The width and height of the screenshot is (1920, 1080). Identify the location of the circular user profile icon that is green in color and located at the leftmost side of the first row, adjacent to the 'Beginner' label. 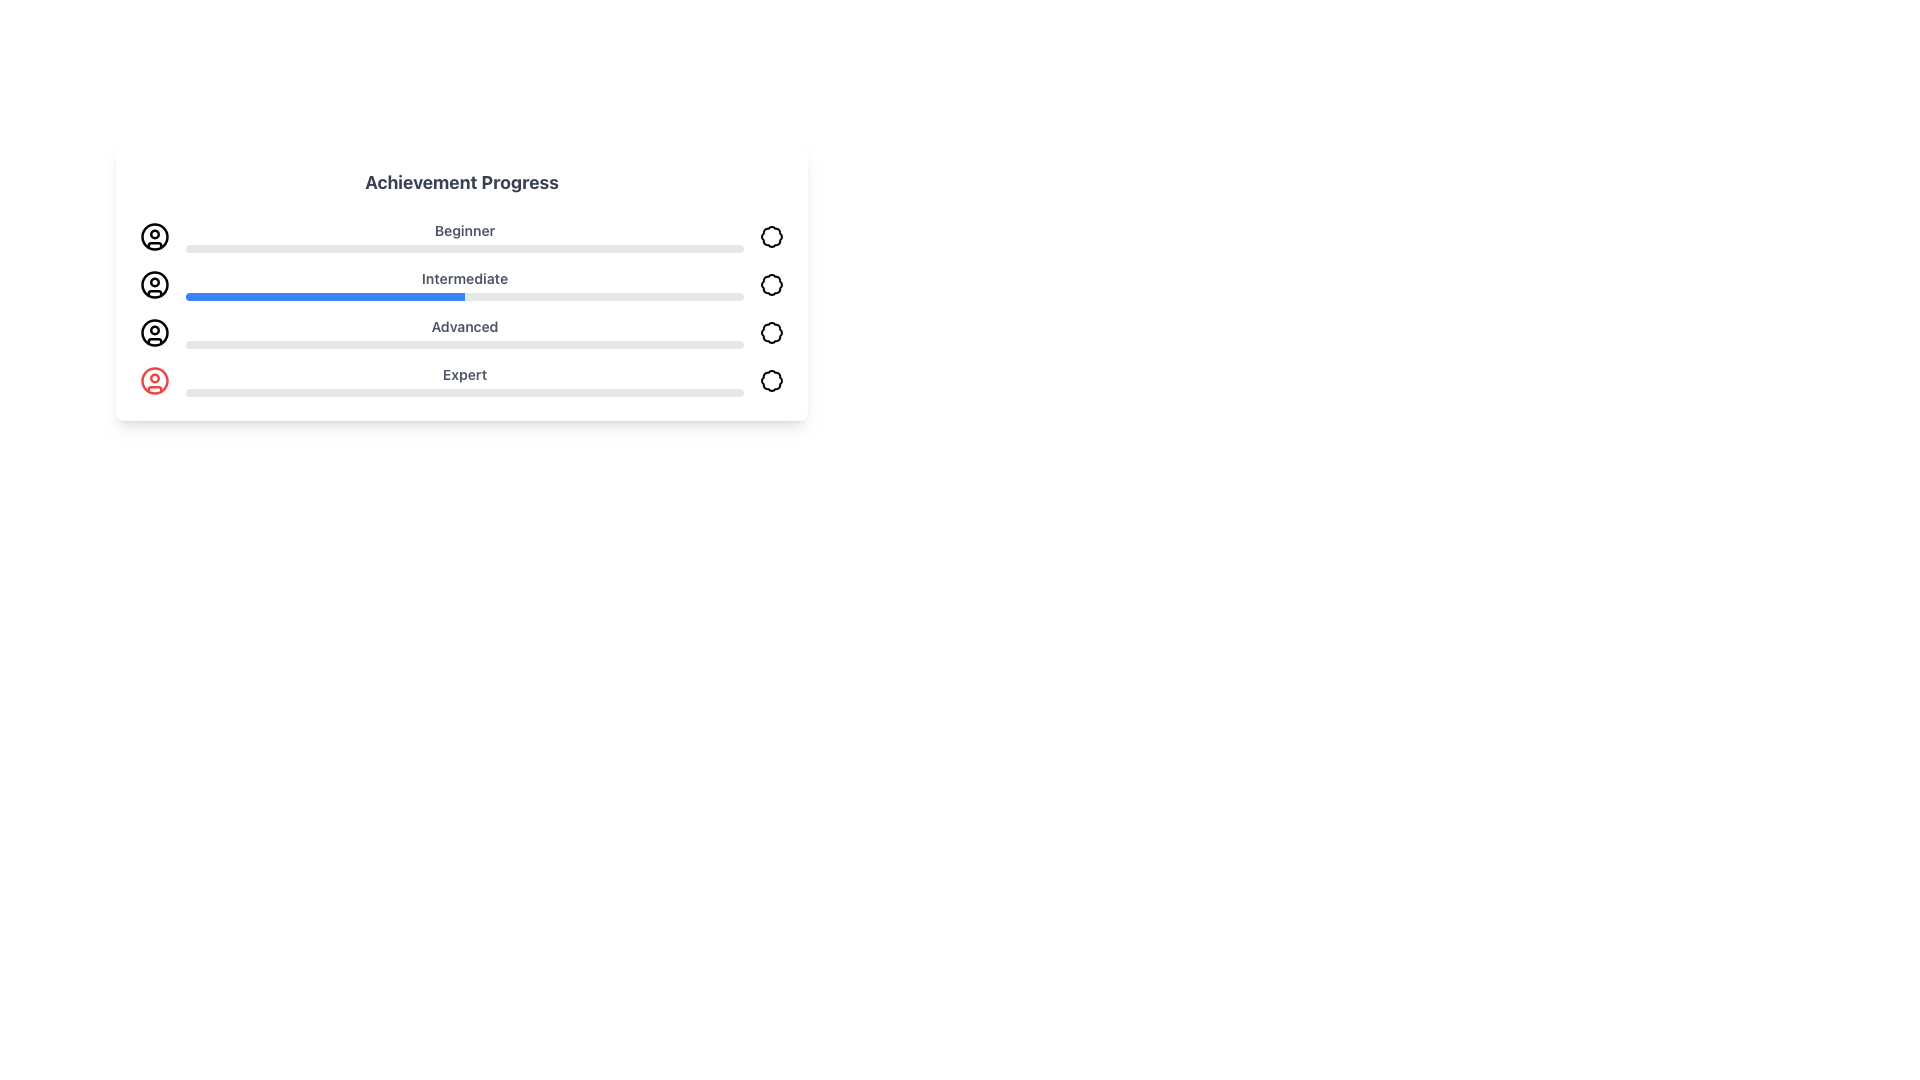
(153, 235).